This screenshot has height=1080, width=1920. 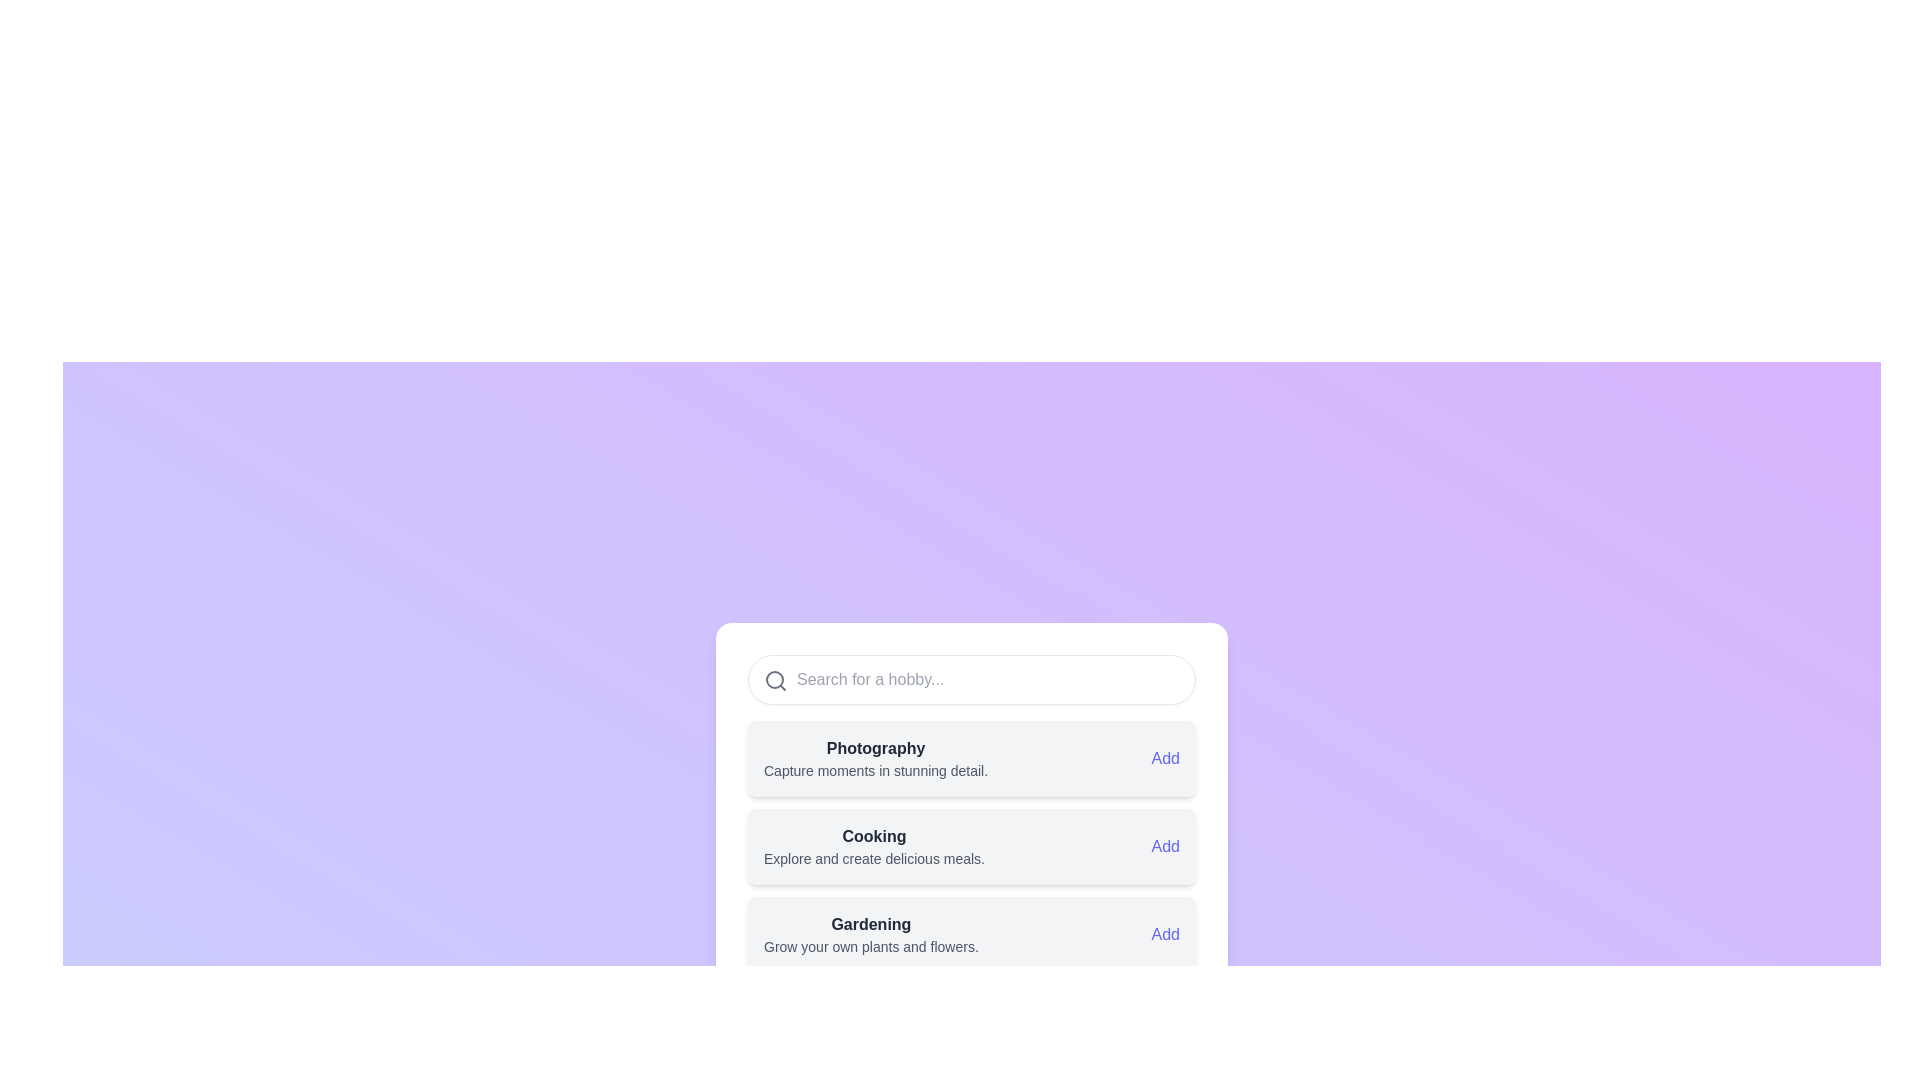 What do you see at coordinates (871, 946) in the screenshot?
I see `the static text element that provides additional context about the 'Gardening' category, located immediately below the title 'Gardening' in the vertical list interface` at bounding box center [871, 946].